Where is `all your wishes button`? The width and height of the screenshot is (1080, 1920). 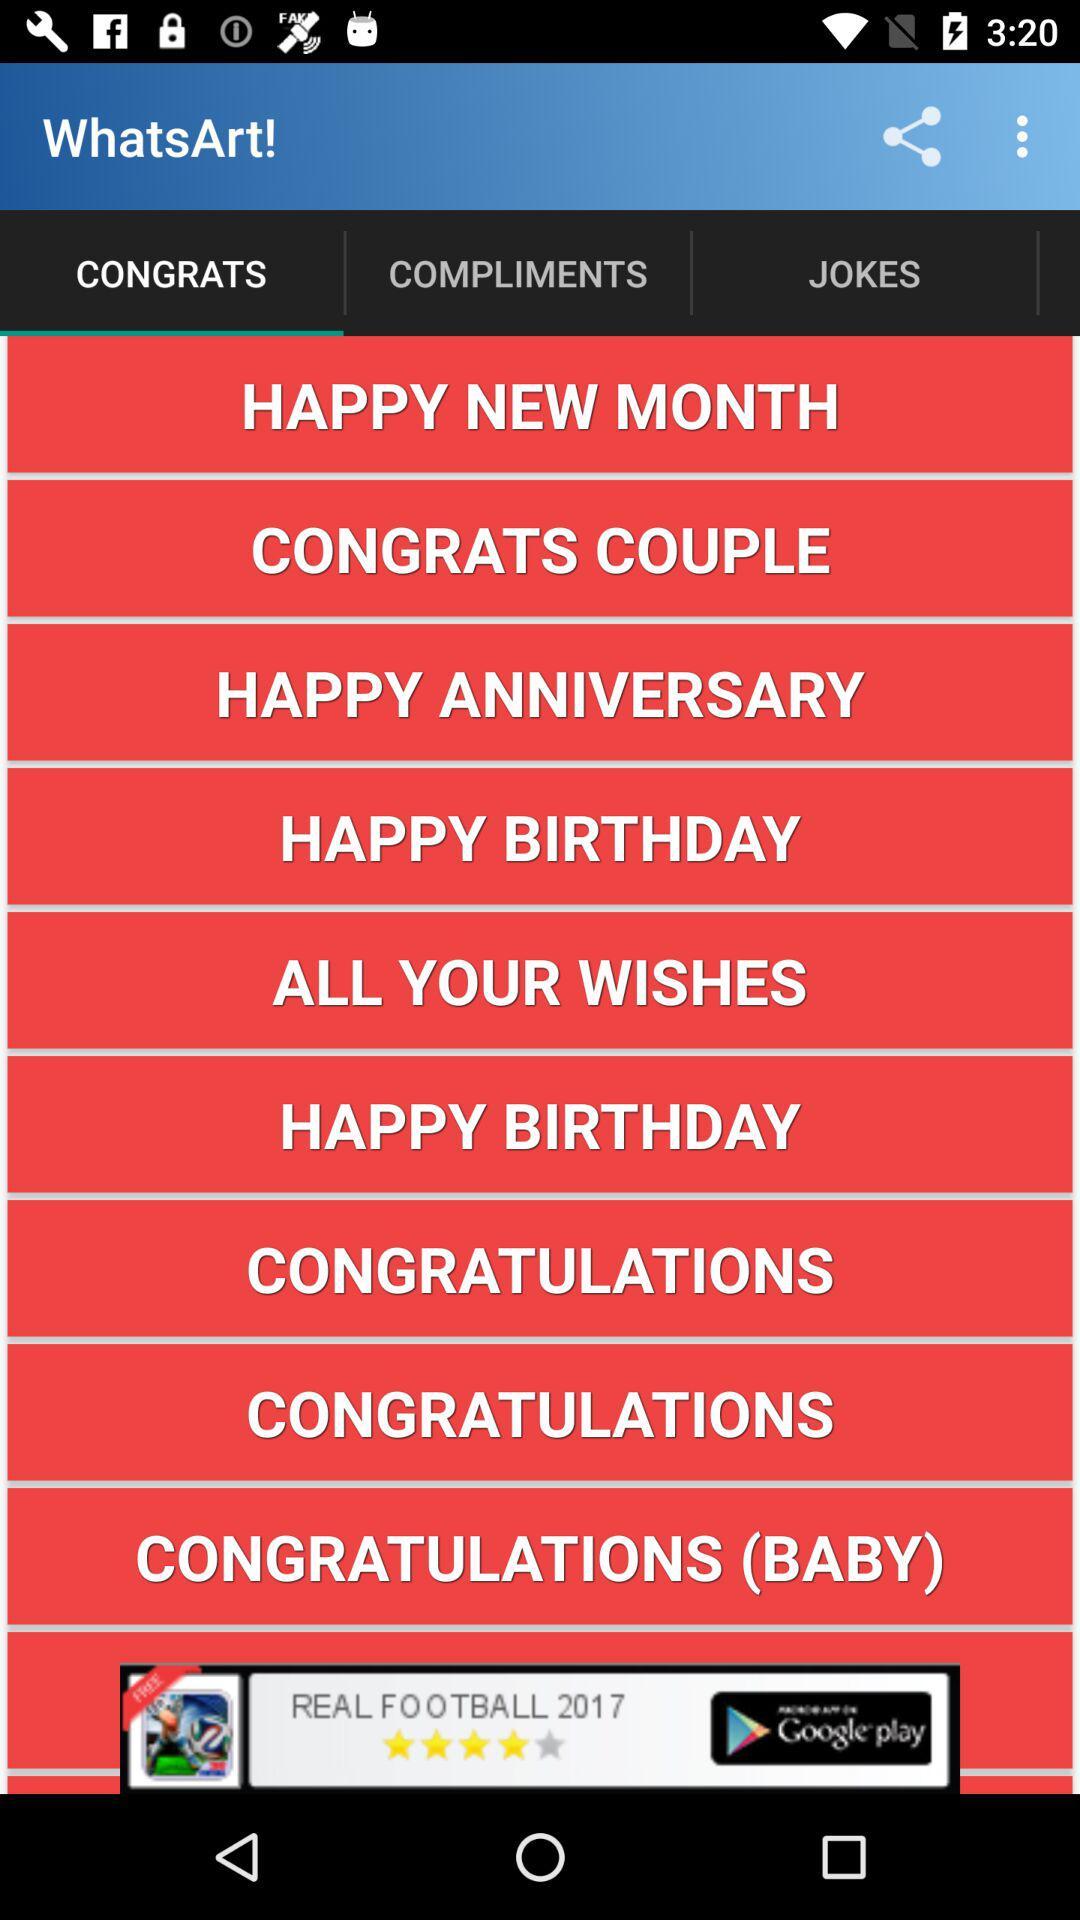
all your wishes button is located at coordinates (540, 980).